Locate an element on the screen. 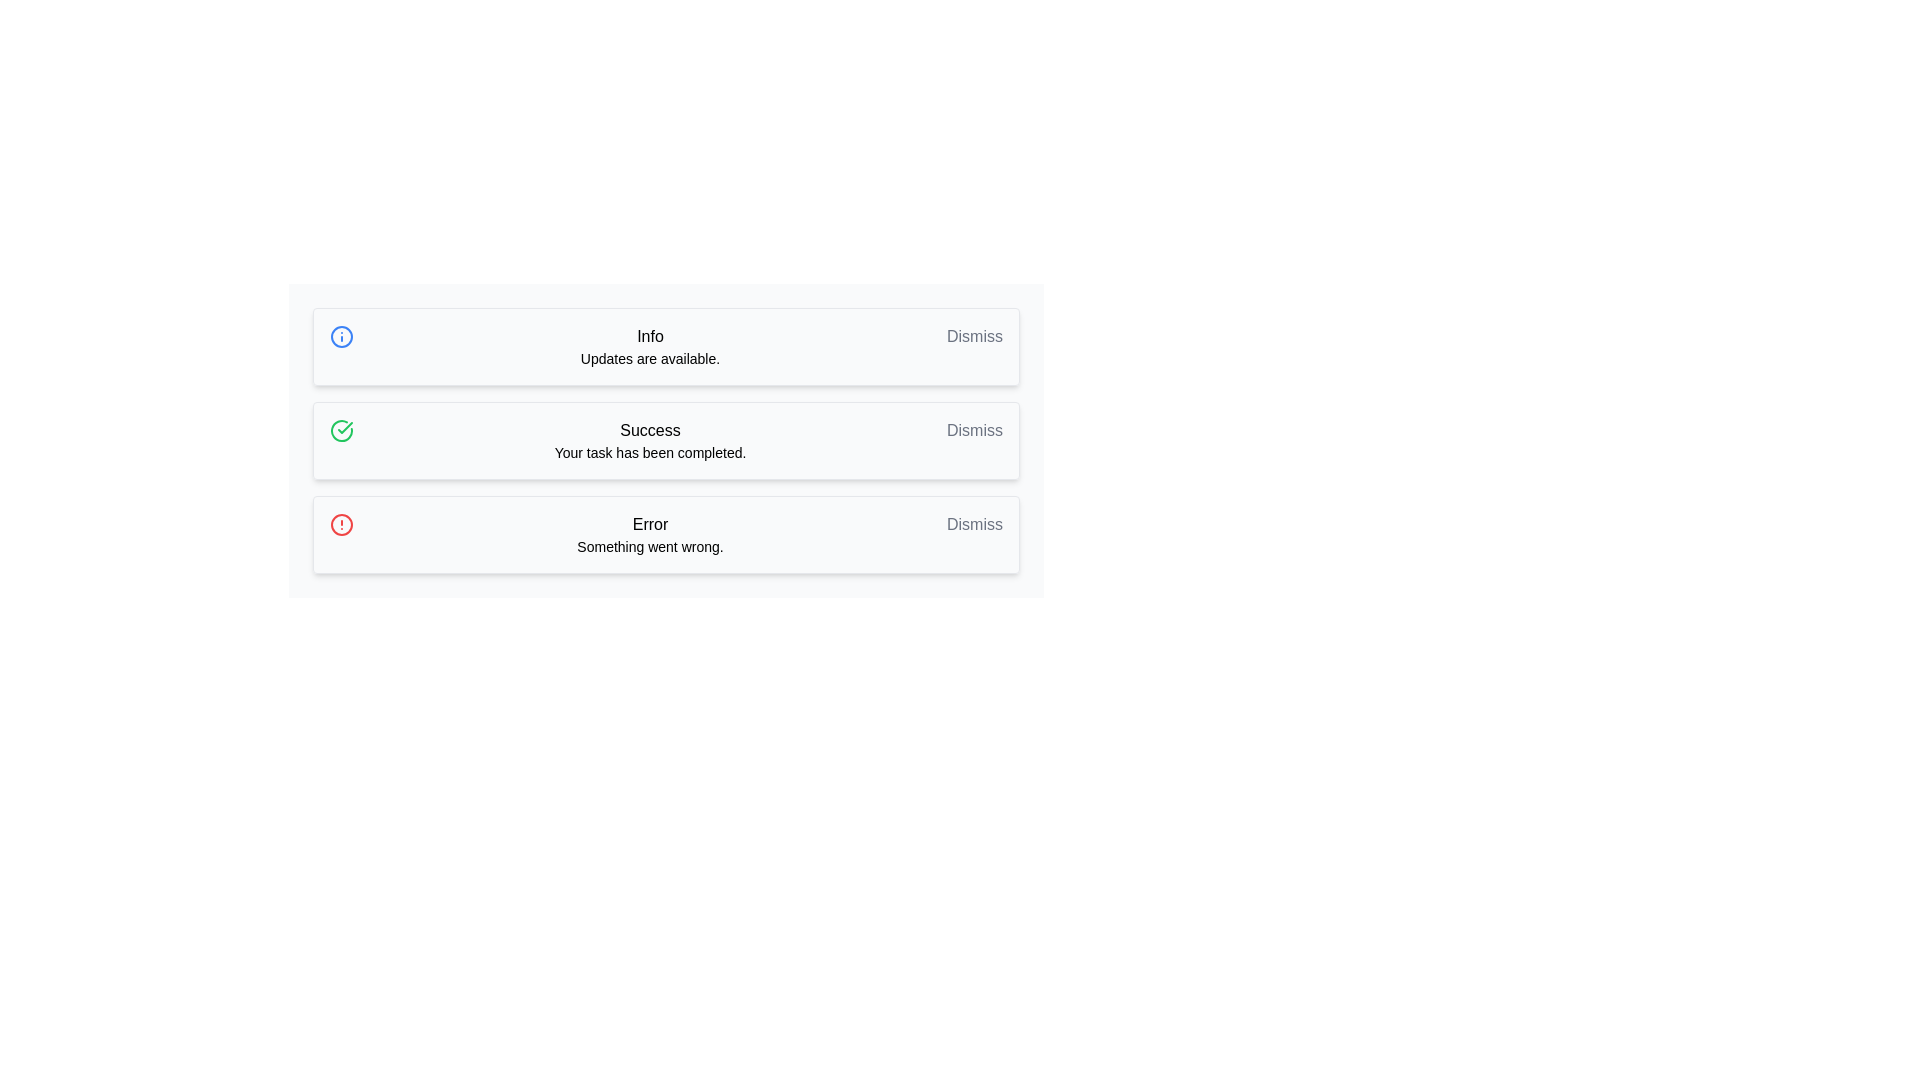 Image resolution: width=1920 pixels, height=1080 pixels. the green checkmark icon located within the 'Success' notification card to the left of the text 'Success Your task has been completed.' is located at coordinates (345, 427).